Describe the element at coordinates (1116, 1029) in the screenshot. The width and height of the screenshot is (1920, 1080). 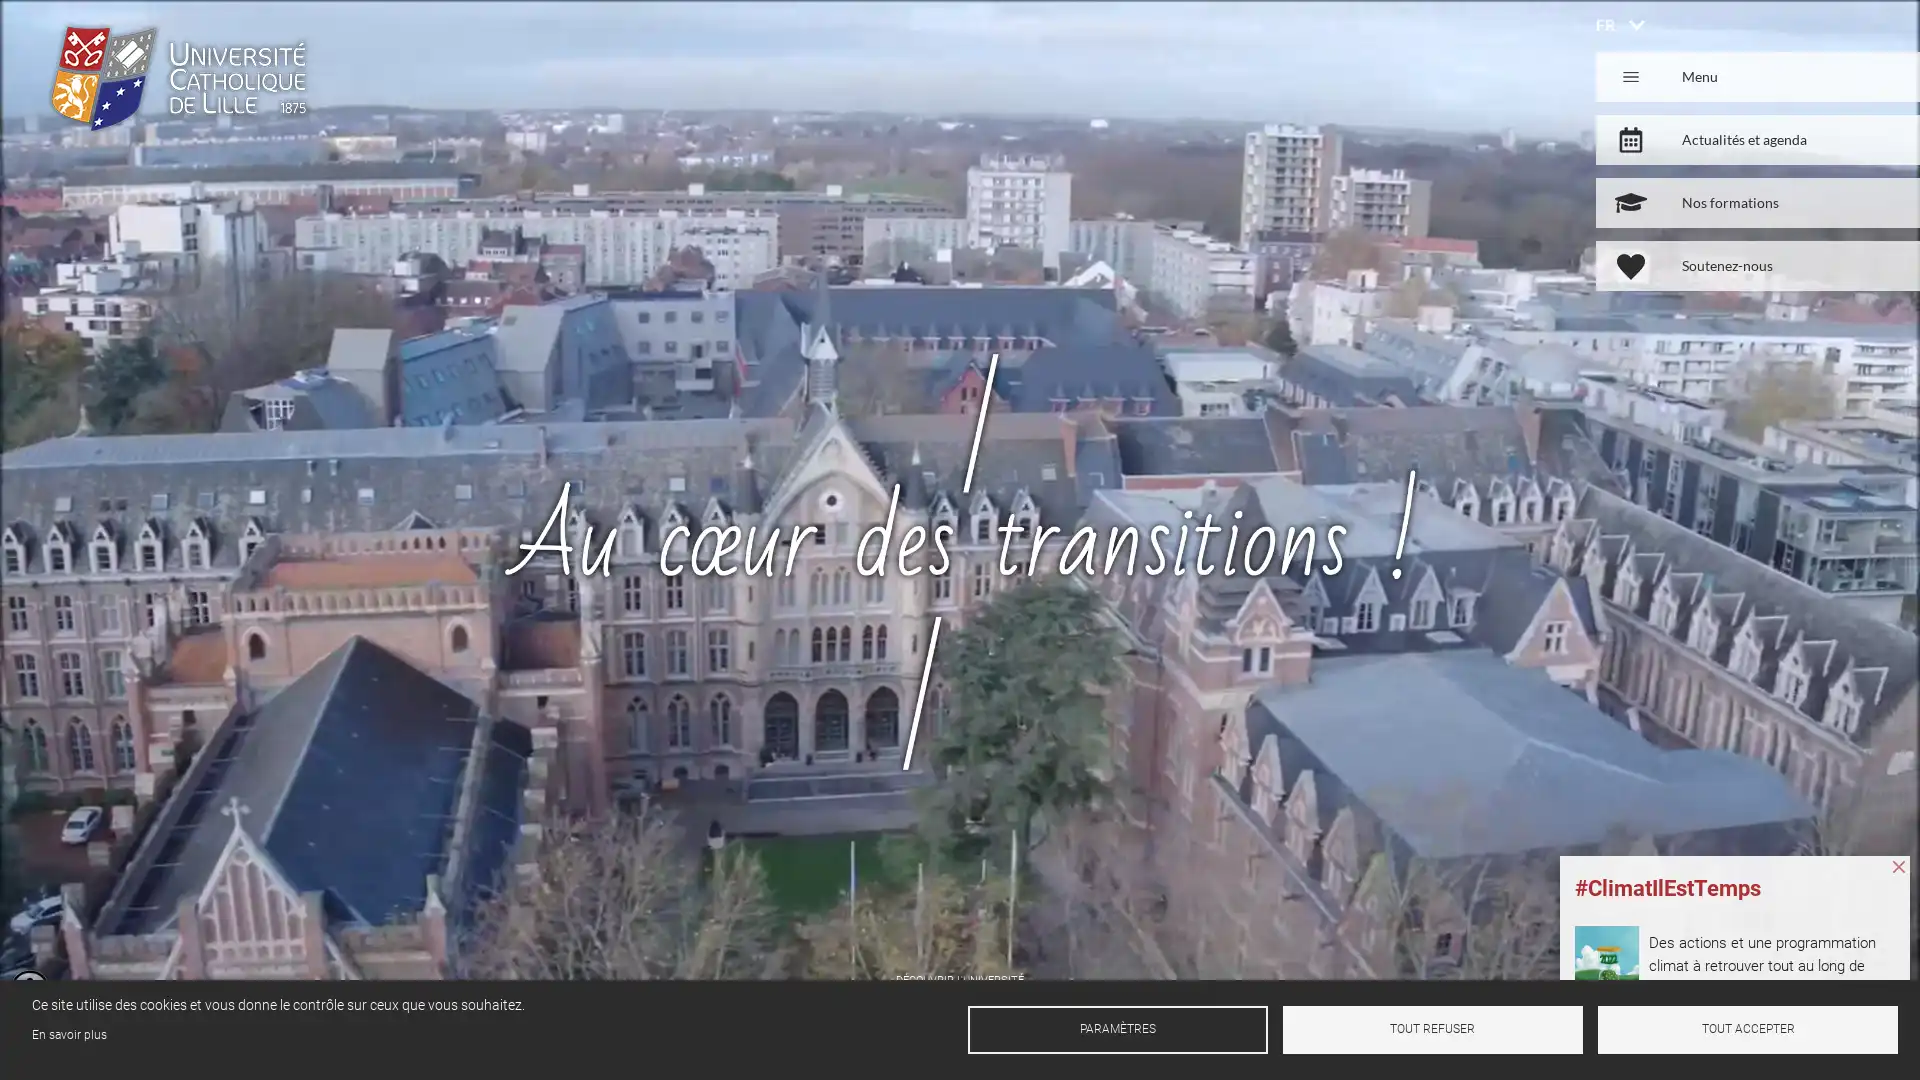
I see `PARAMETRES` at that location.